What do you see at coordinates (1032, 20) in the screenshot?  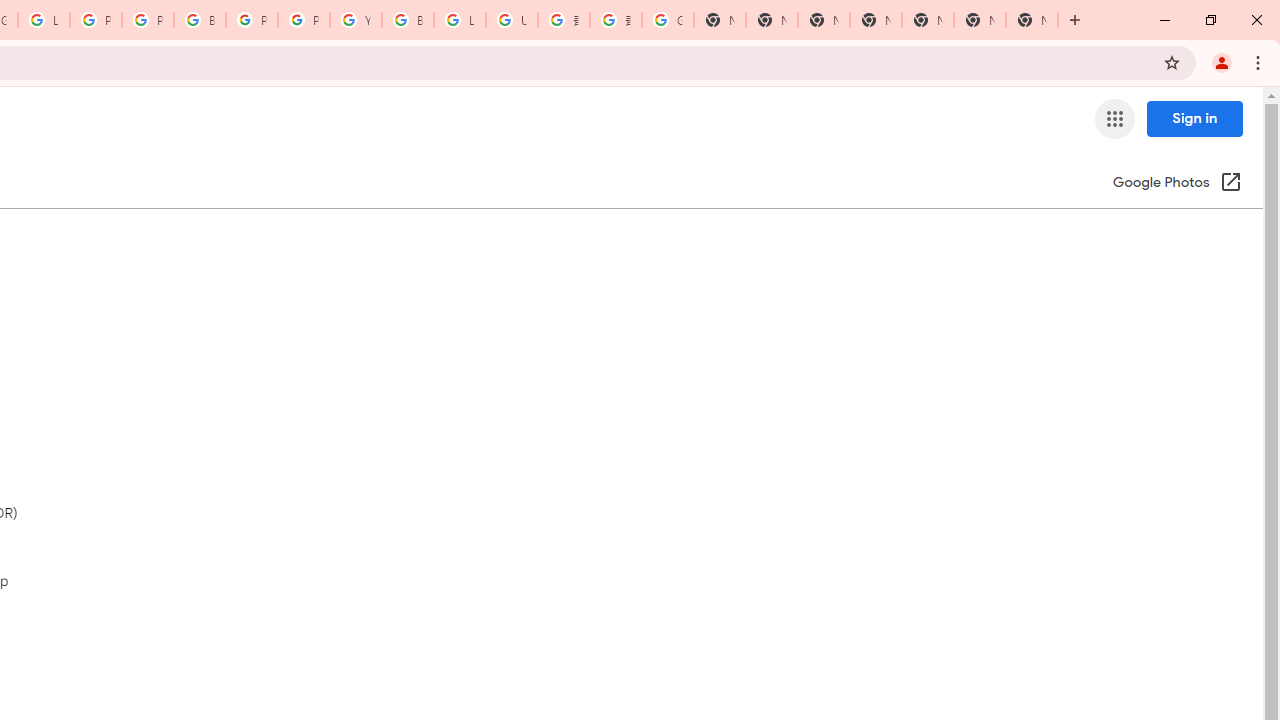 I see `'New Tab'` at bounding box center [1032, 20].